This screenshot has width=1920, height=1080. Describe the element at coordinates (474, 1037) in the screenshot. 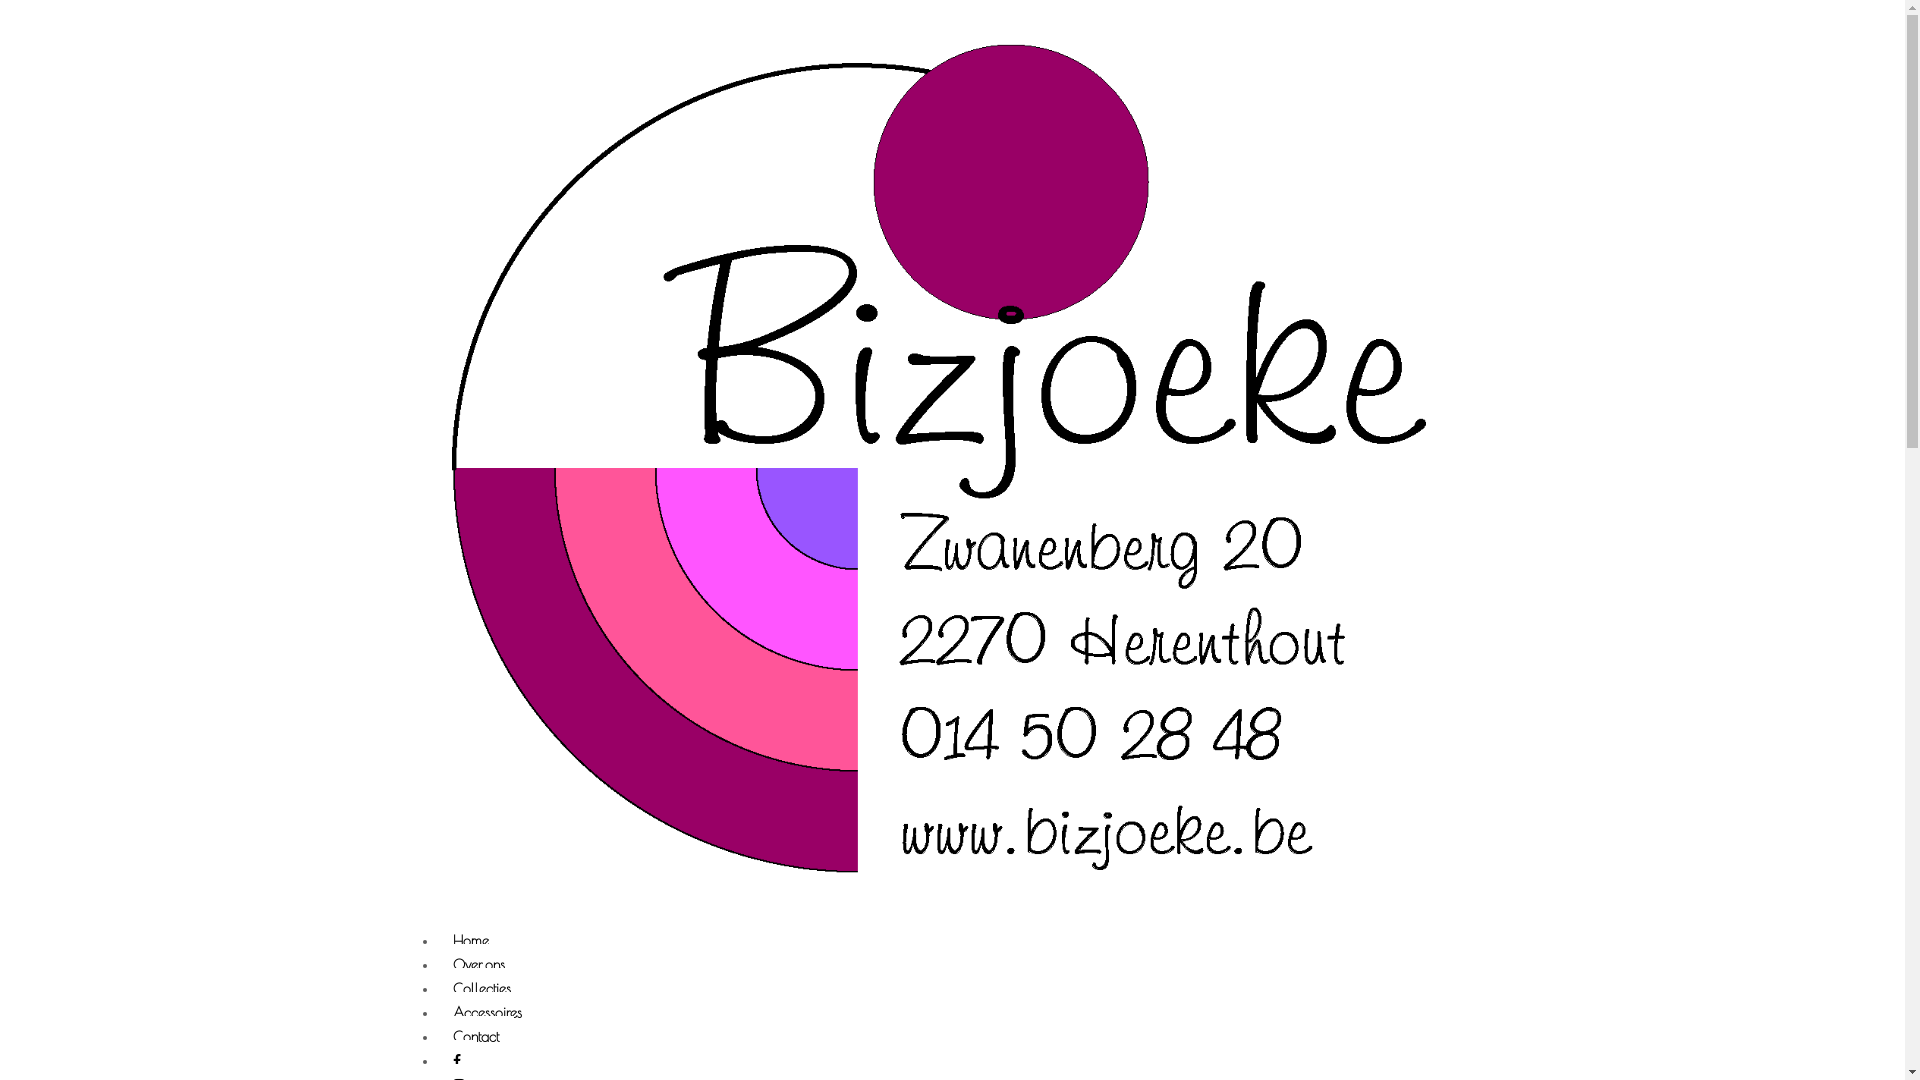

I see `'Contact'` at that location.